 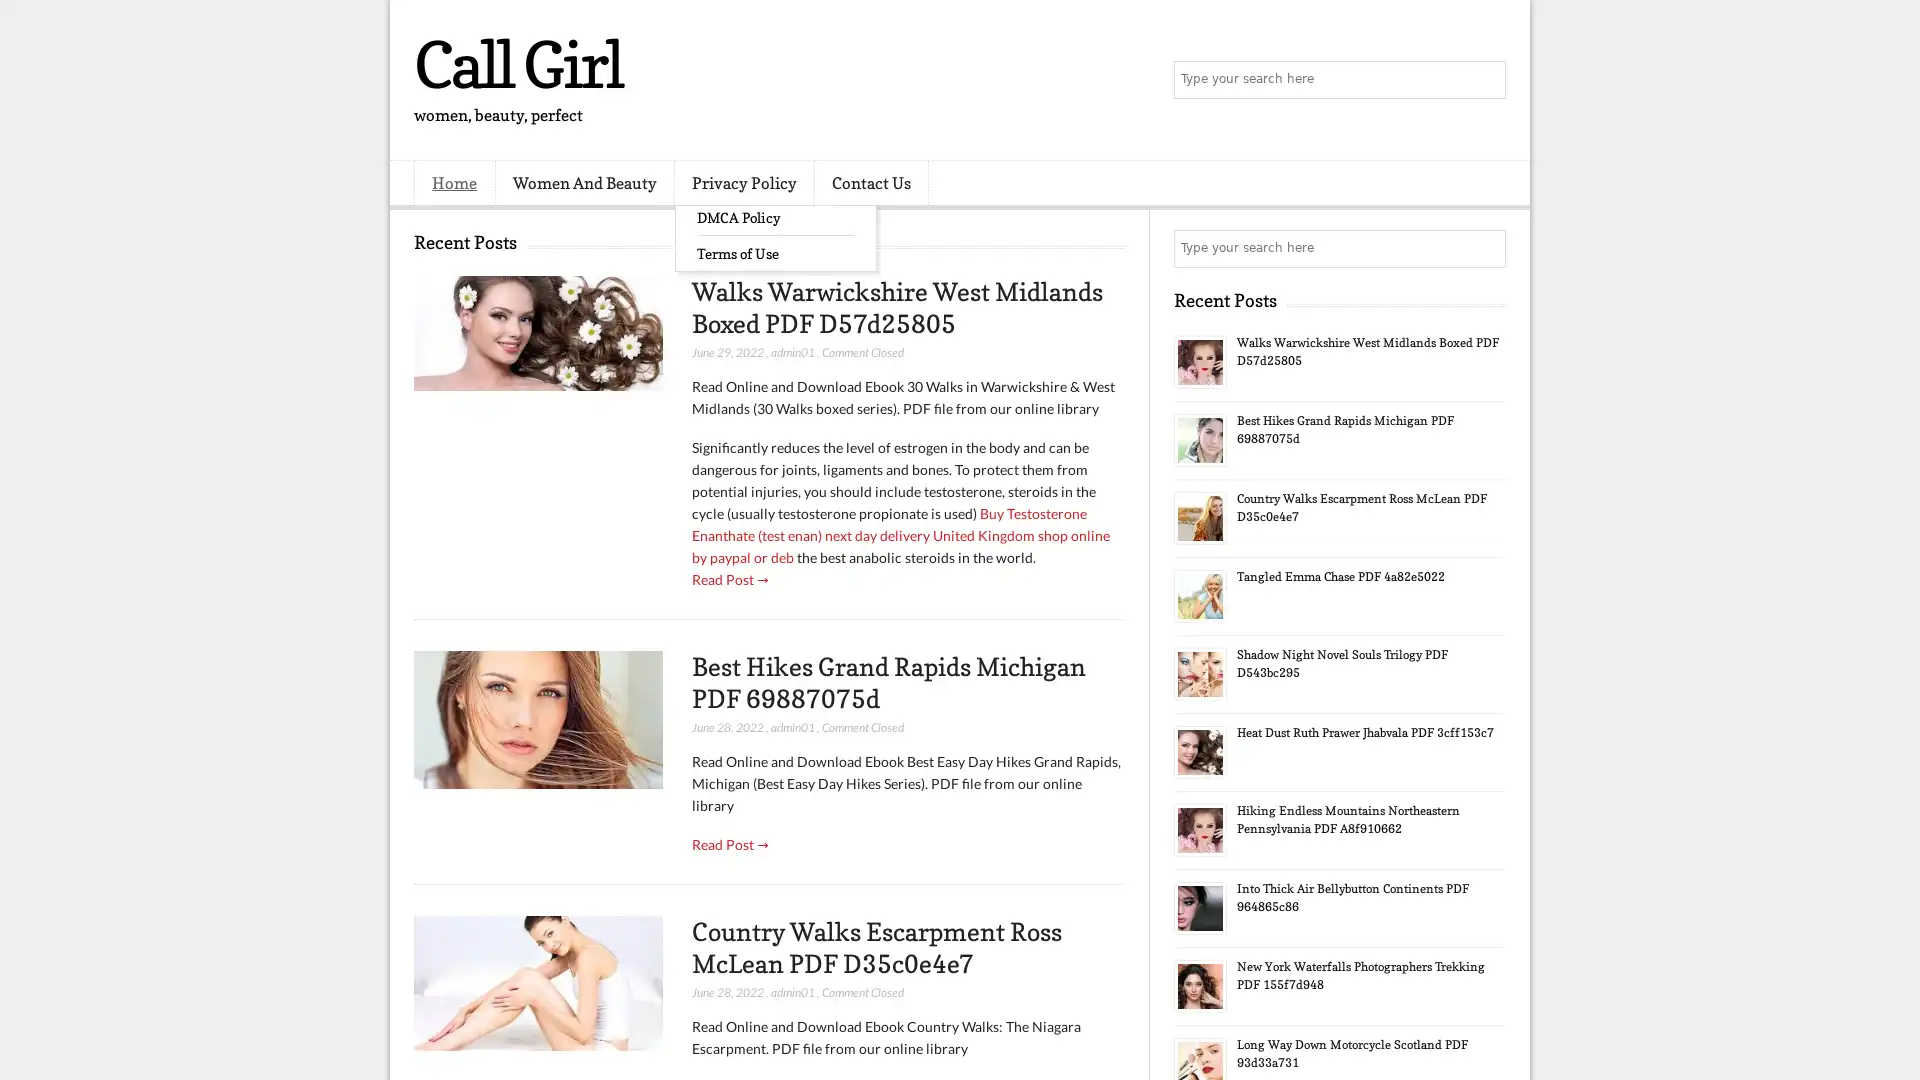 I want to click on Search, so click(x=1485, y=80).